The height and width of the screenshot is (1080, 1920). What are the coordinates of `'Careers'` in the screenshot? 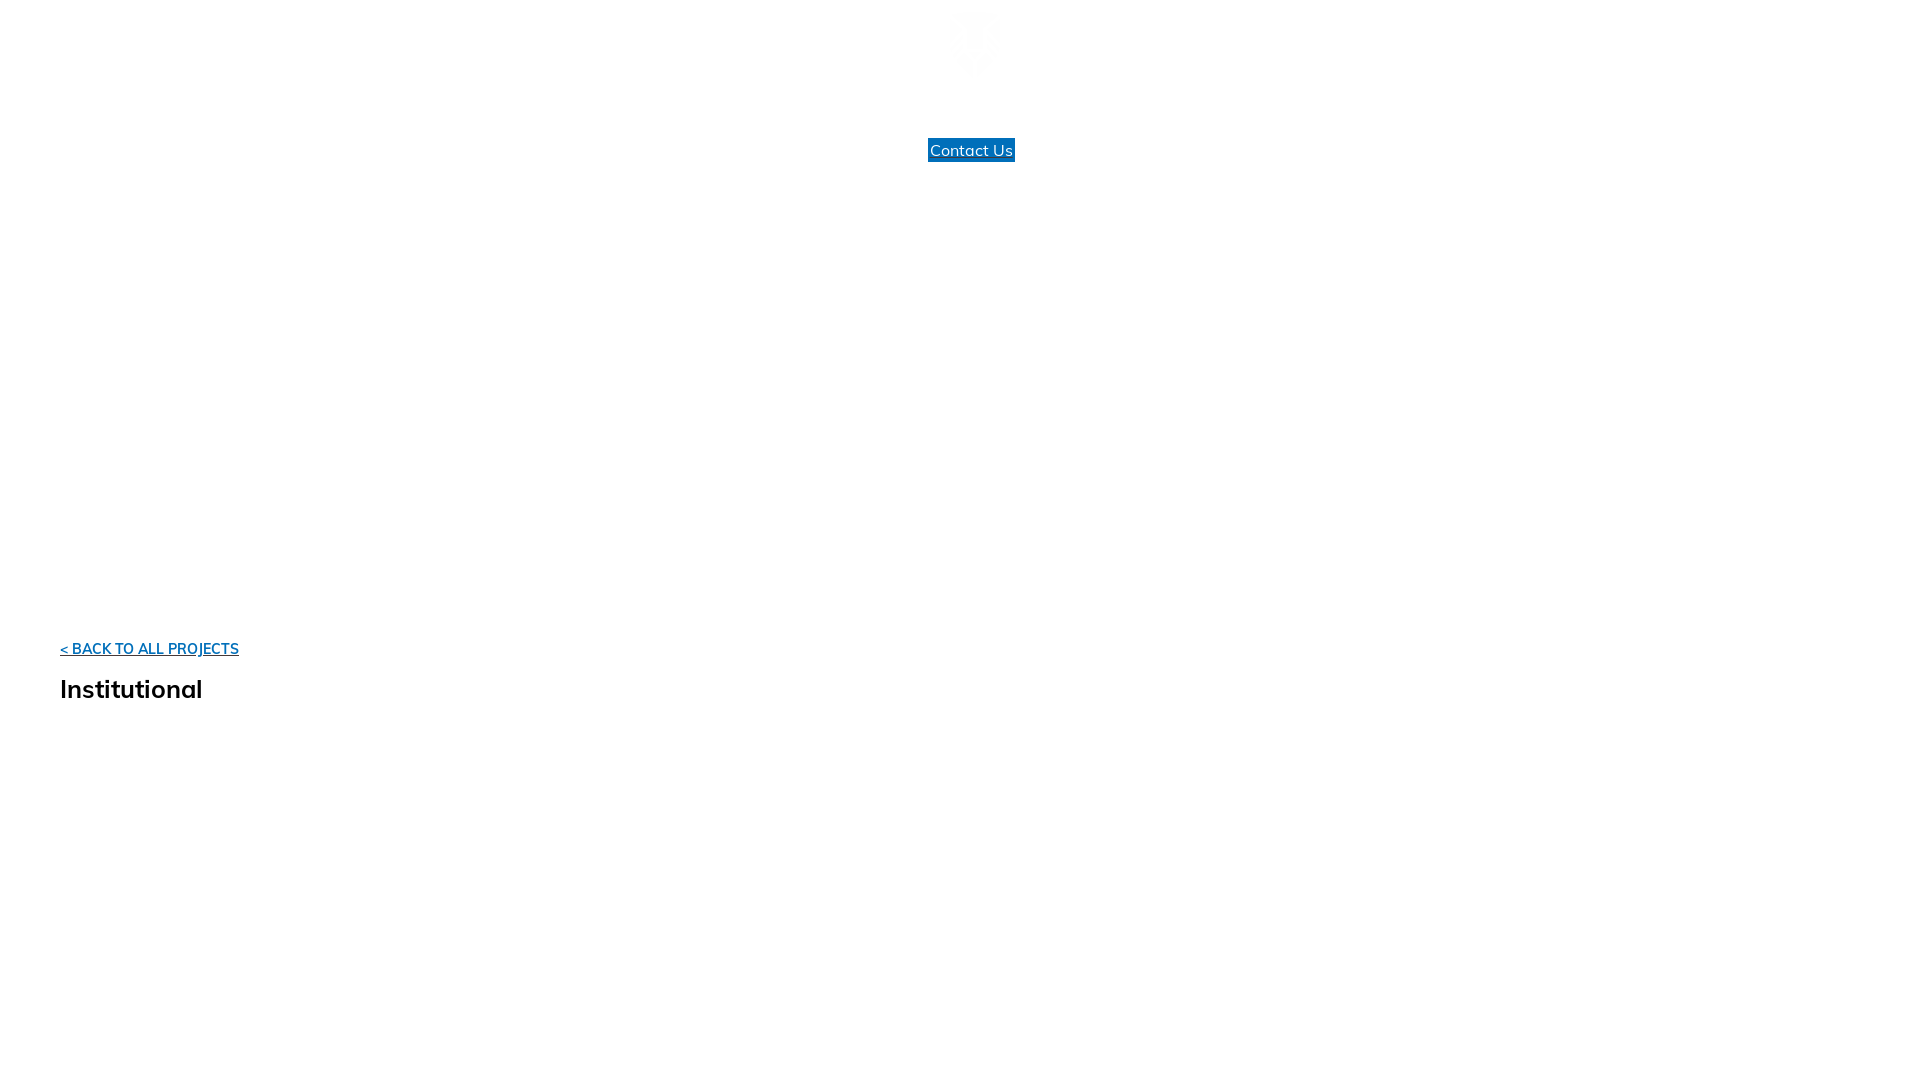 It's located at (340, 116).